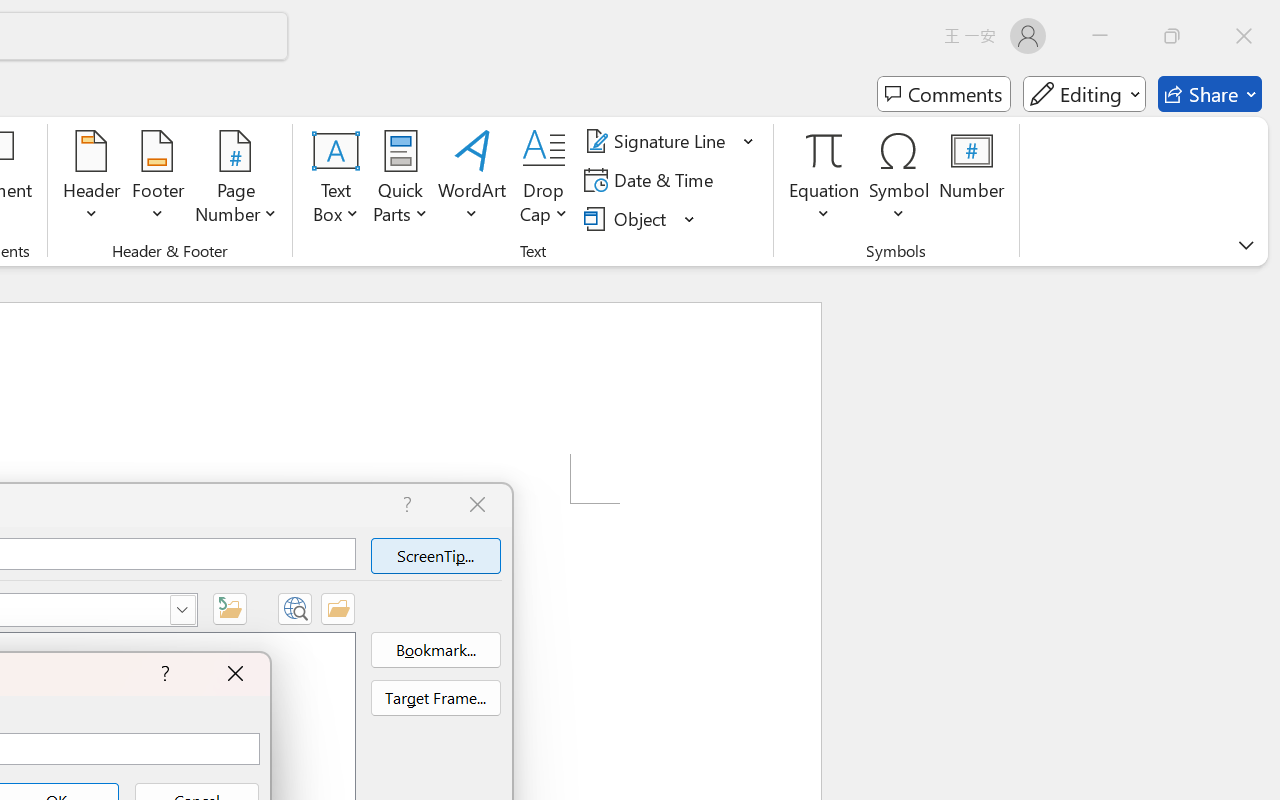  Describe the element at coordinates (91, 179) in the screenshot. I see `'Header'` at that location.